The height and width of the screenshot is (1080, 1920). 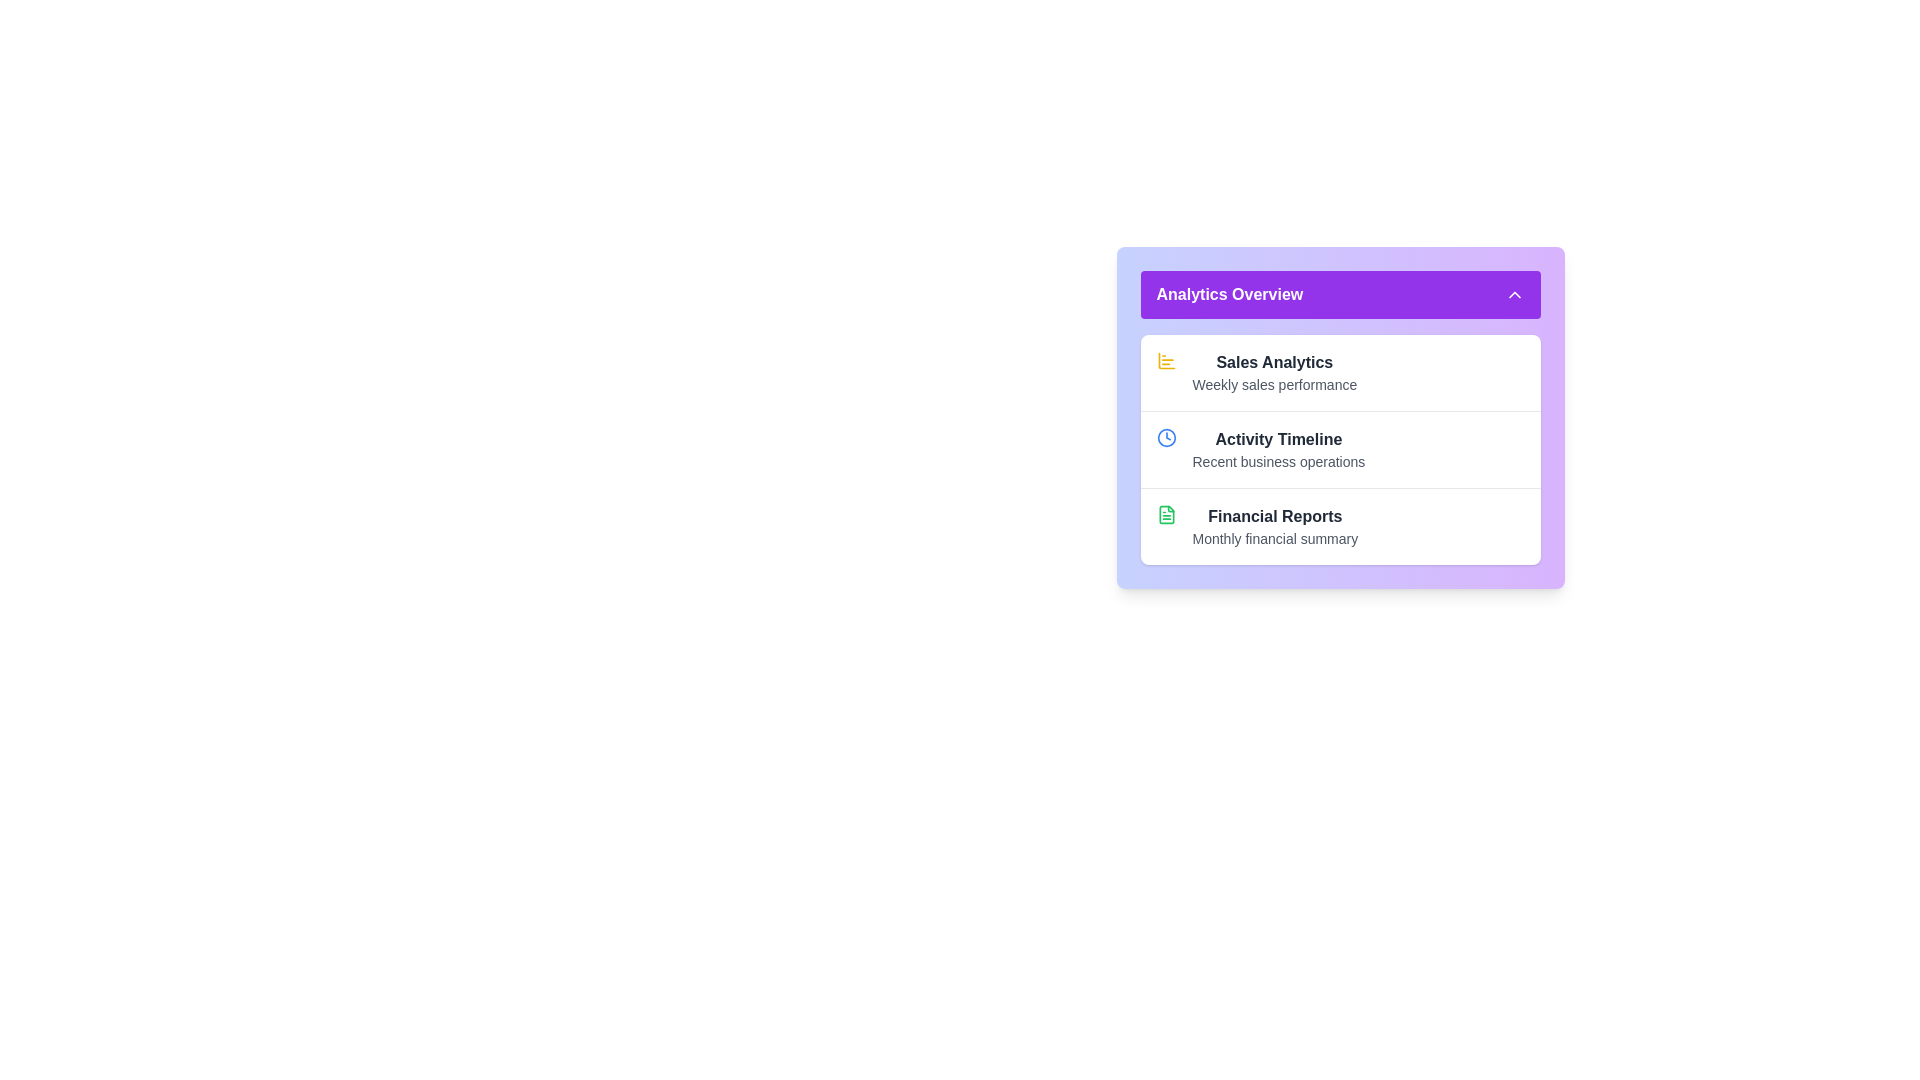 I want to click on the 'Financial Reports' icon to observe its tooltip or additional information associated with it, so click(x=1166, y=514).